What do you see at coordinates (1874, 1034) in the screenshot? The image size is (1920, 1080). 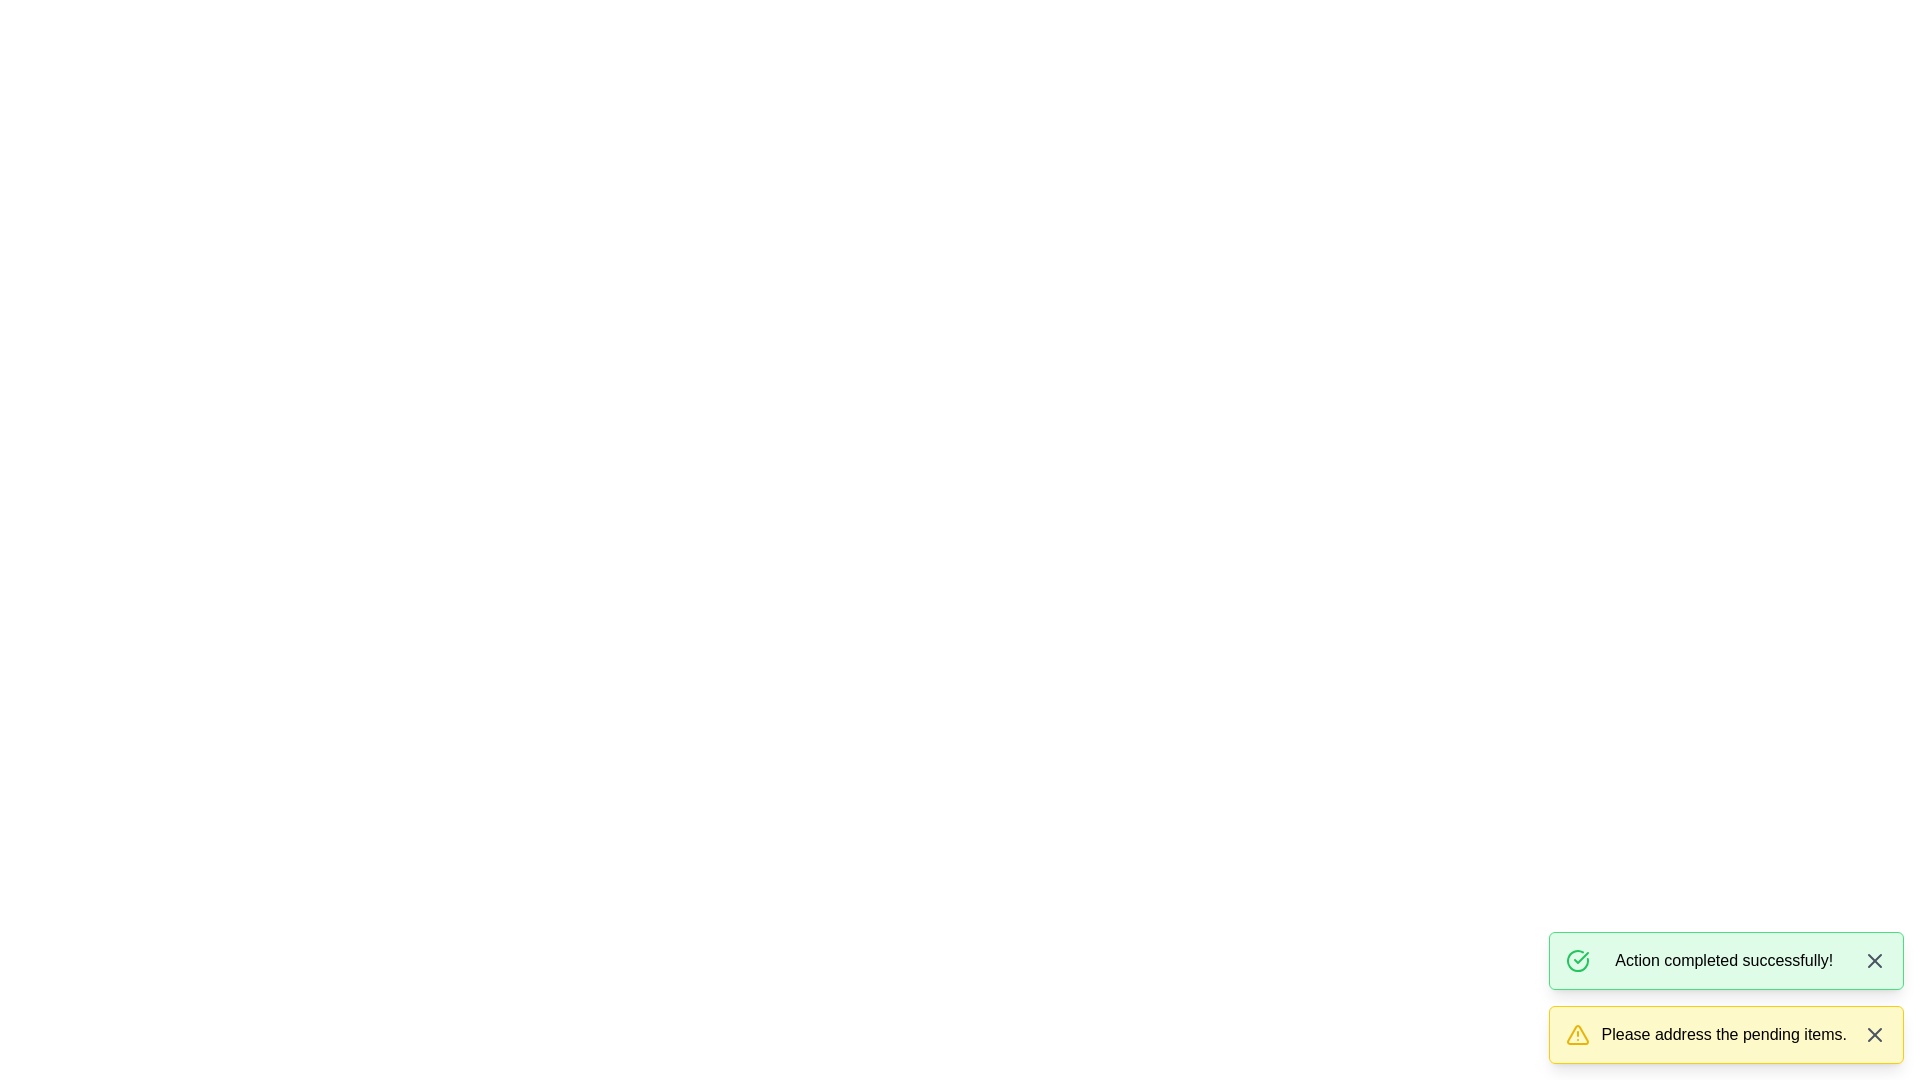 I see `close button of the message with text 'Please address the pending items.'` at bounding box center [1874, 1034].